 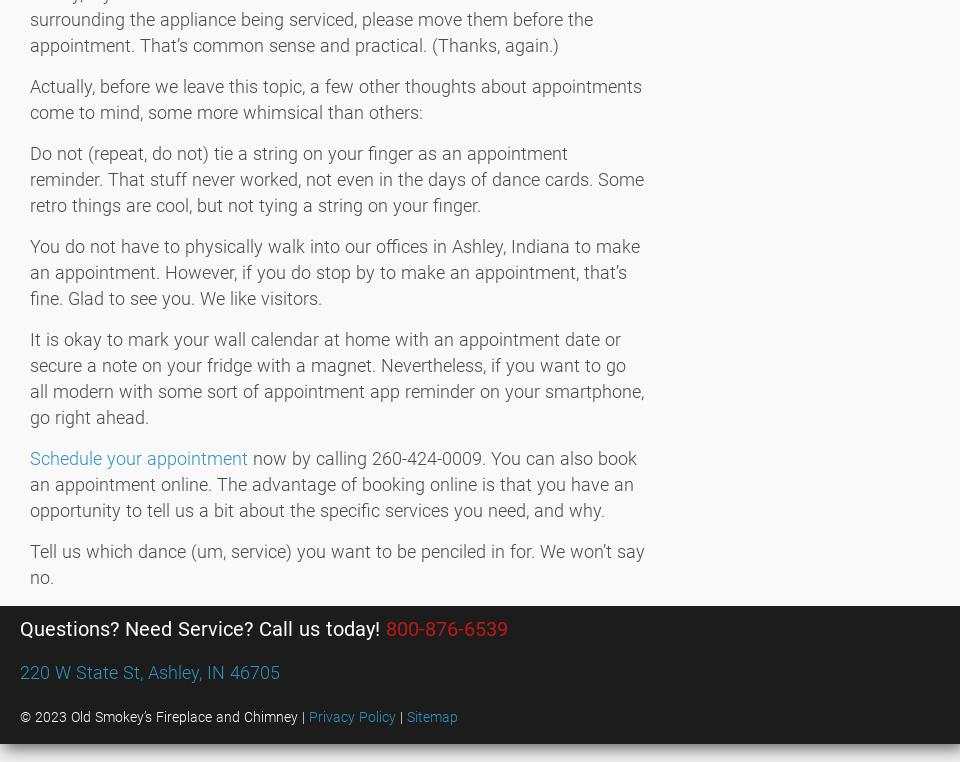 I want to click on '800-876-6539', so click(x=446, y=629).